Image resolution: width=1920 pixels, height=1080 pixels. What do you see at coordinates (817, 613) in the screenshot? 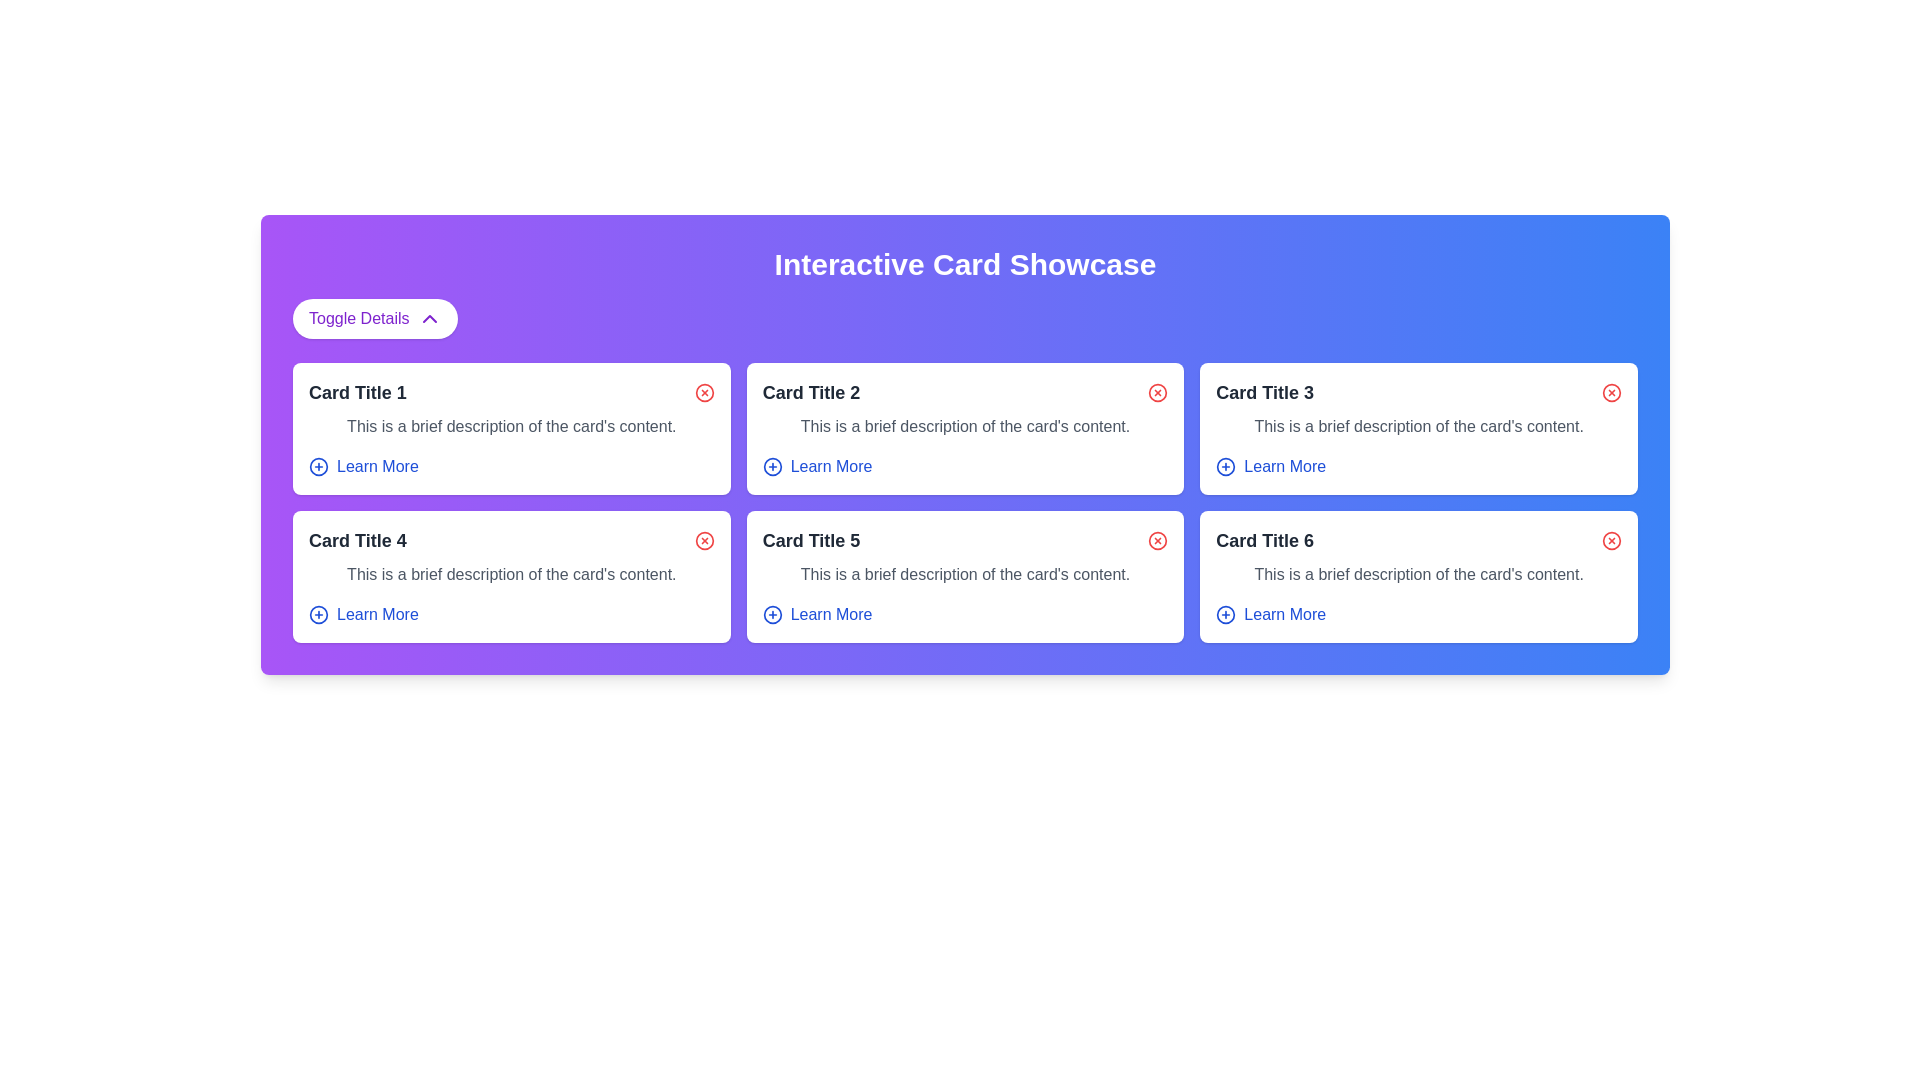
I see `the call-to-action link styled as a button located at the bottom-right corner of 'Card Title 5'` at bounding box center [817, 613].